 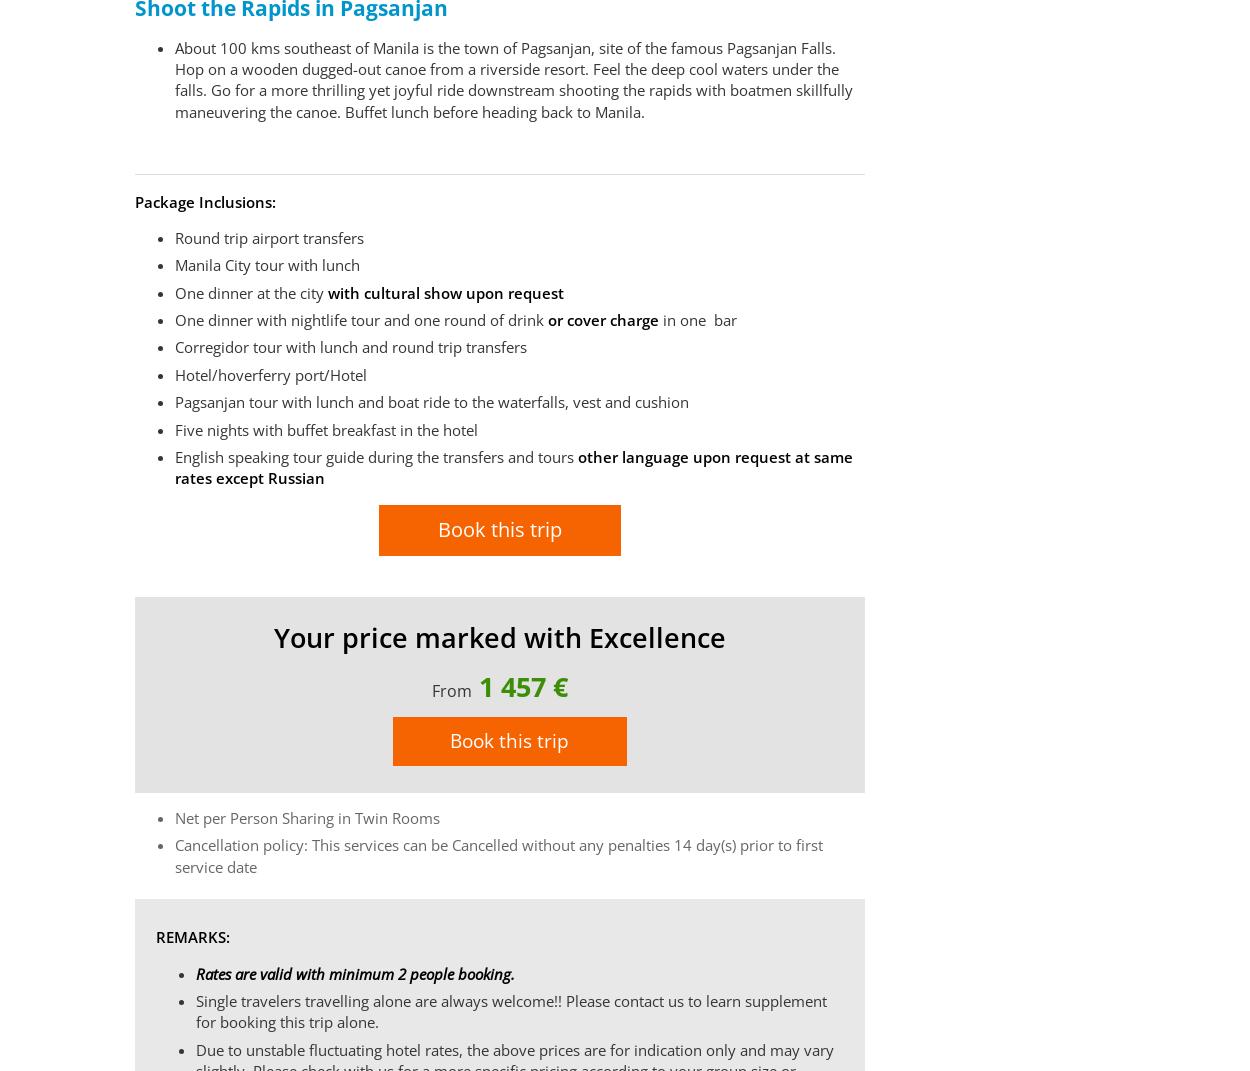 I want to click on 'Cancellation policy: This services can be Cancelled without any penalties 14 day(s) prior to first service date', so click(x=498, y=855).